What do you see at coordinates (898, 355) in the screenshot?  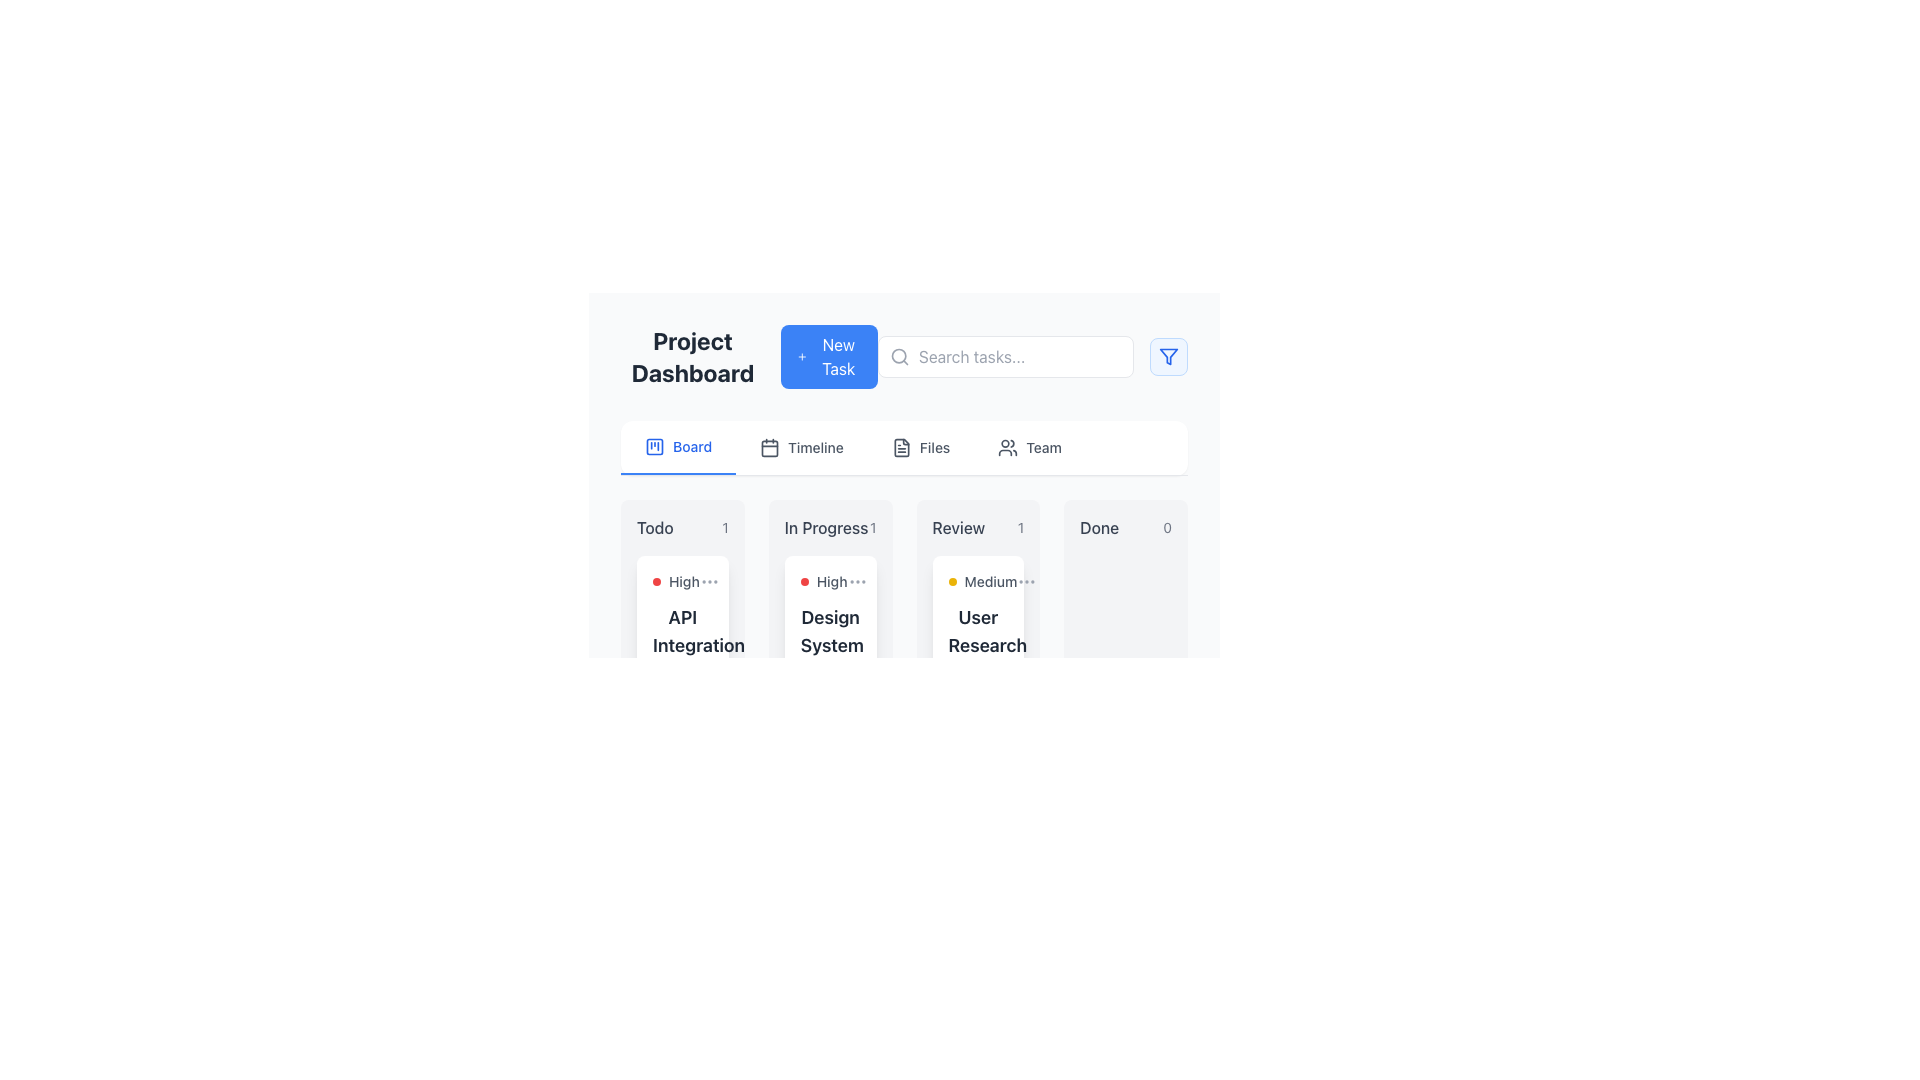 I see `the circular part of the magnifying glass icon, which indicates the search functionality, positioned on the left side of the search bar` at bounding box center [898, 355].